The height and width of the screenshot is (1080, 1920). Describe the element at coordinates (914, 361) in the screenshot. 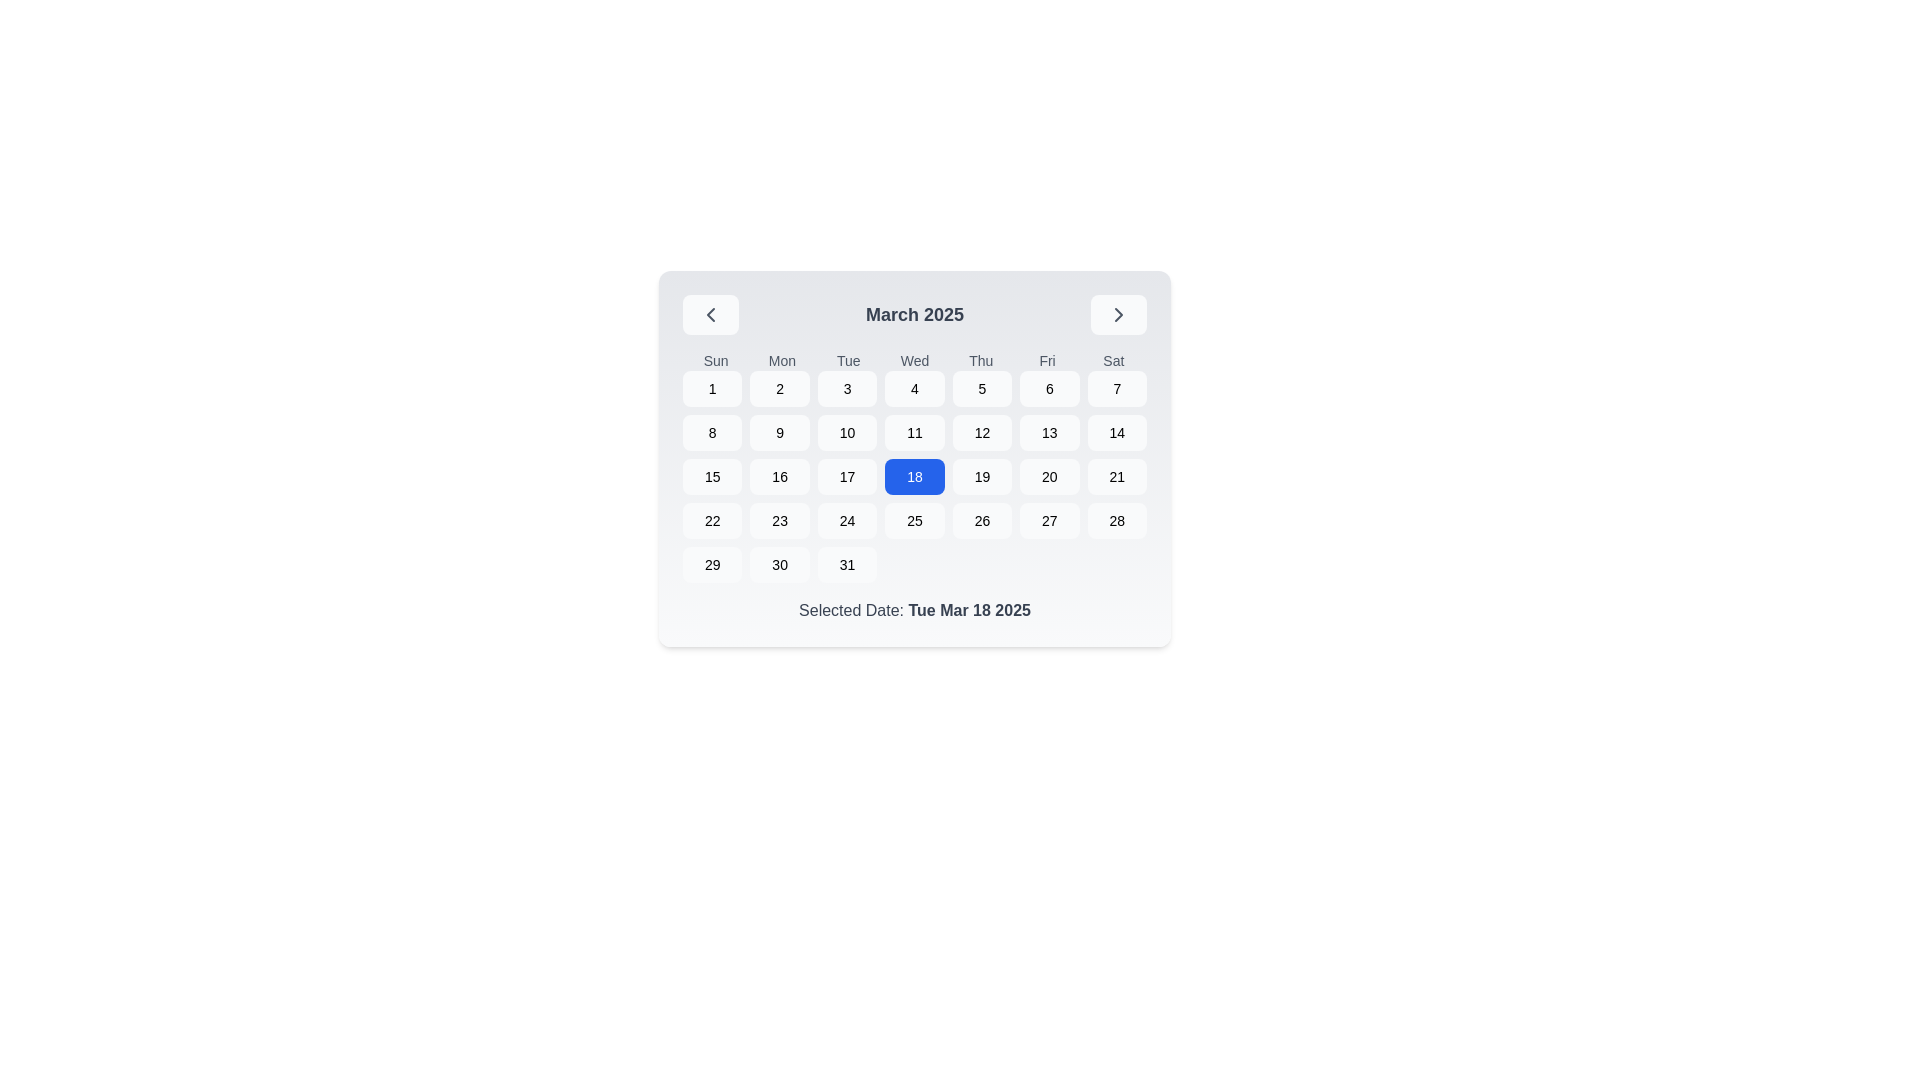

I see `the text label displaying 'Wed', which is the fourth label in a row of day abbreviations in a calendar component` at that location.